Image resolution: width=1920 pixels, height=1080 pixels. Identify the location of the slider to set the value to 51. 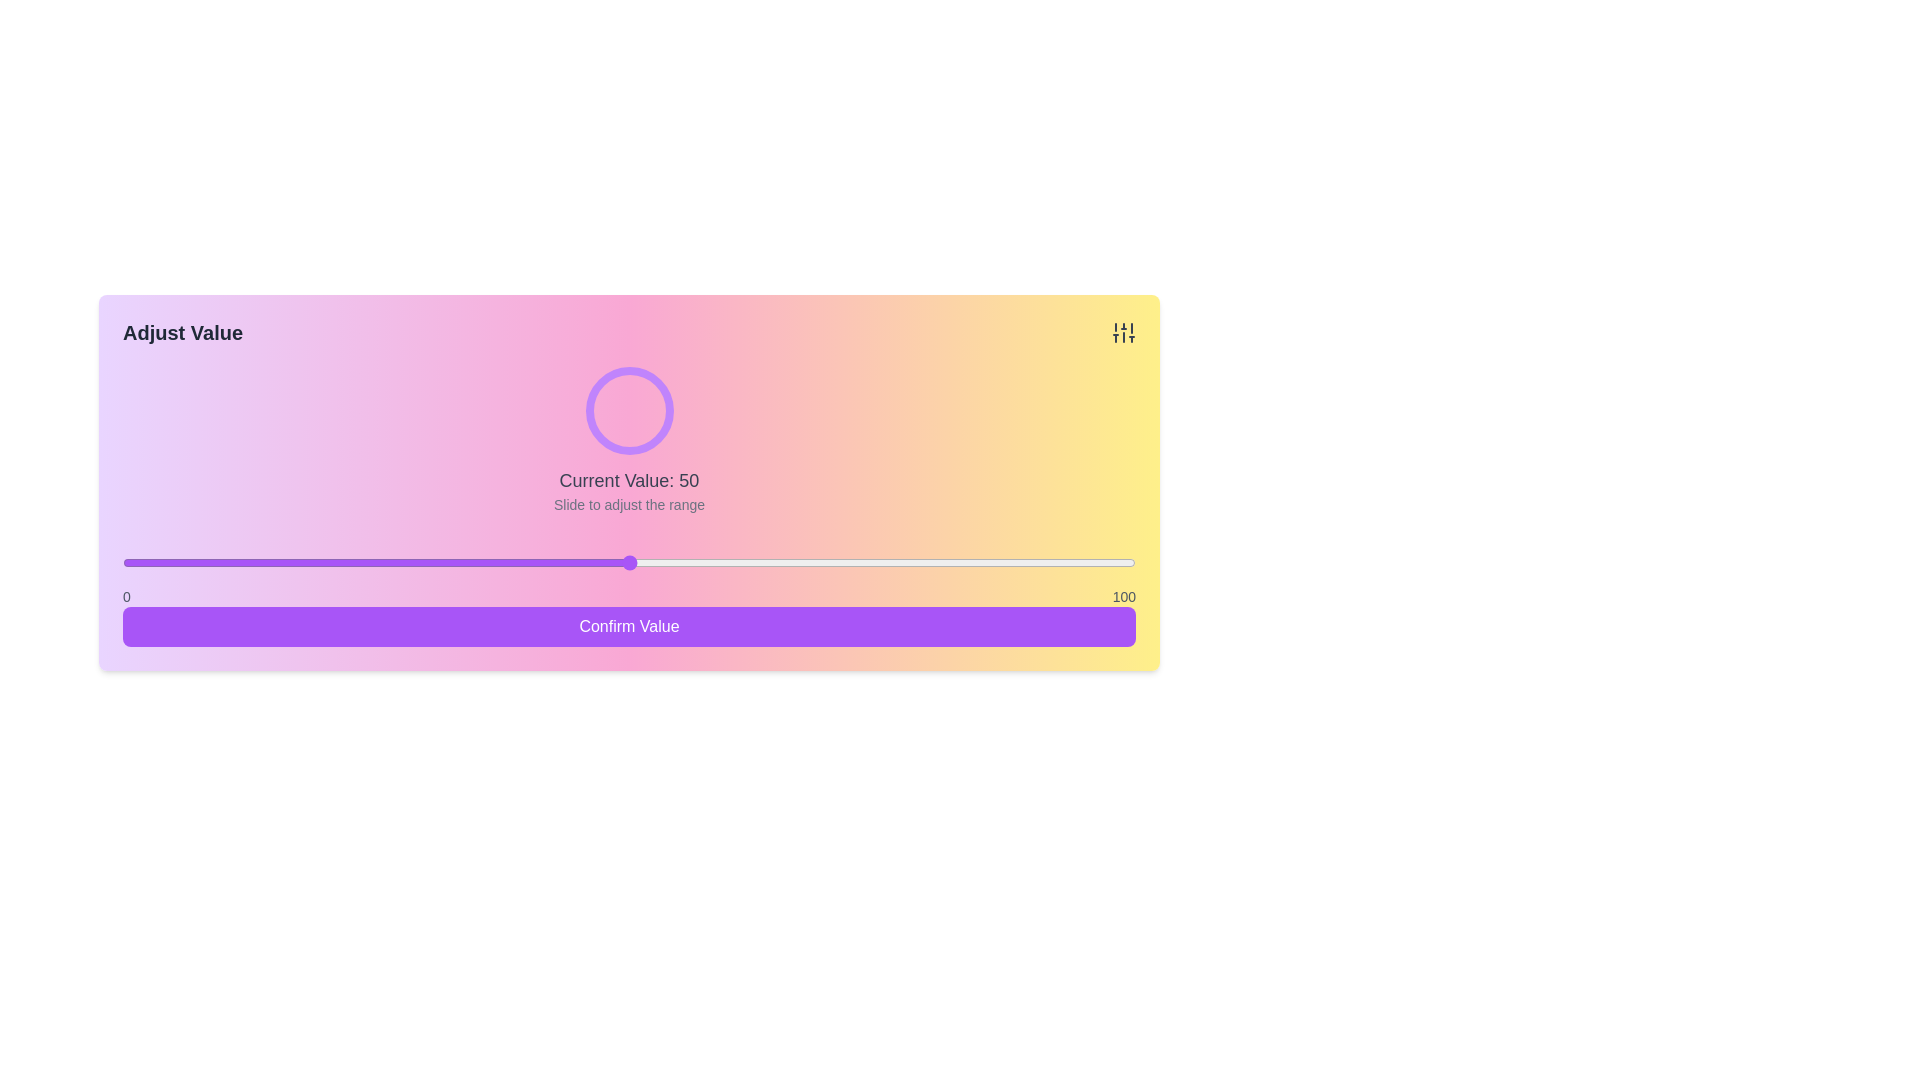
(638, 563).